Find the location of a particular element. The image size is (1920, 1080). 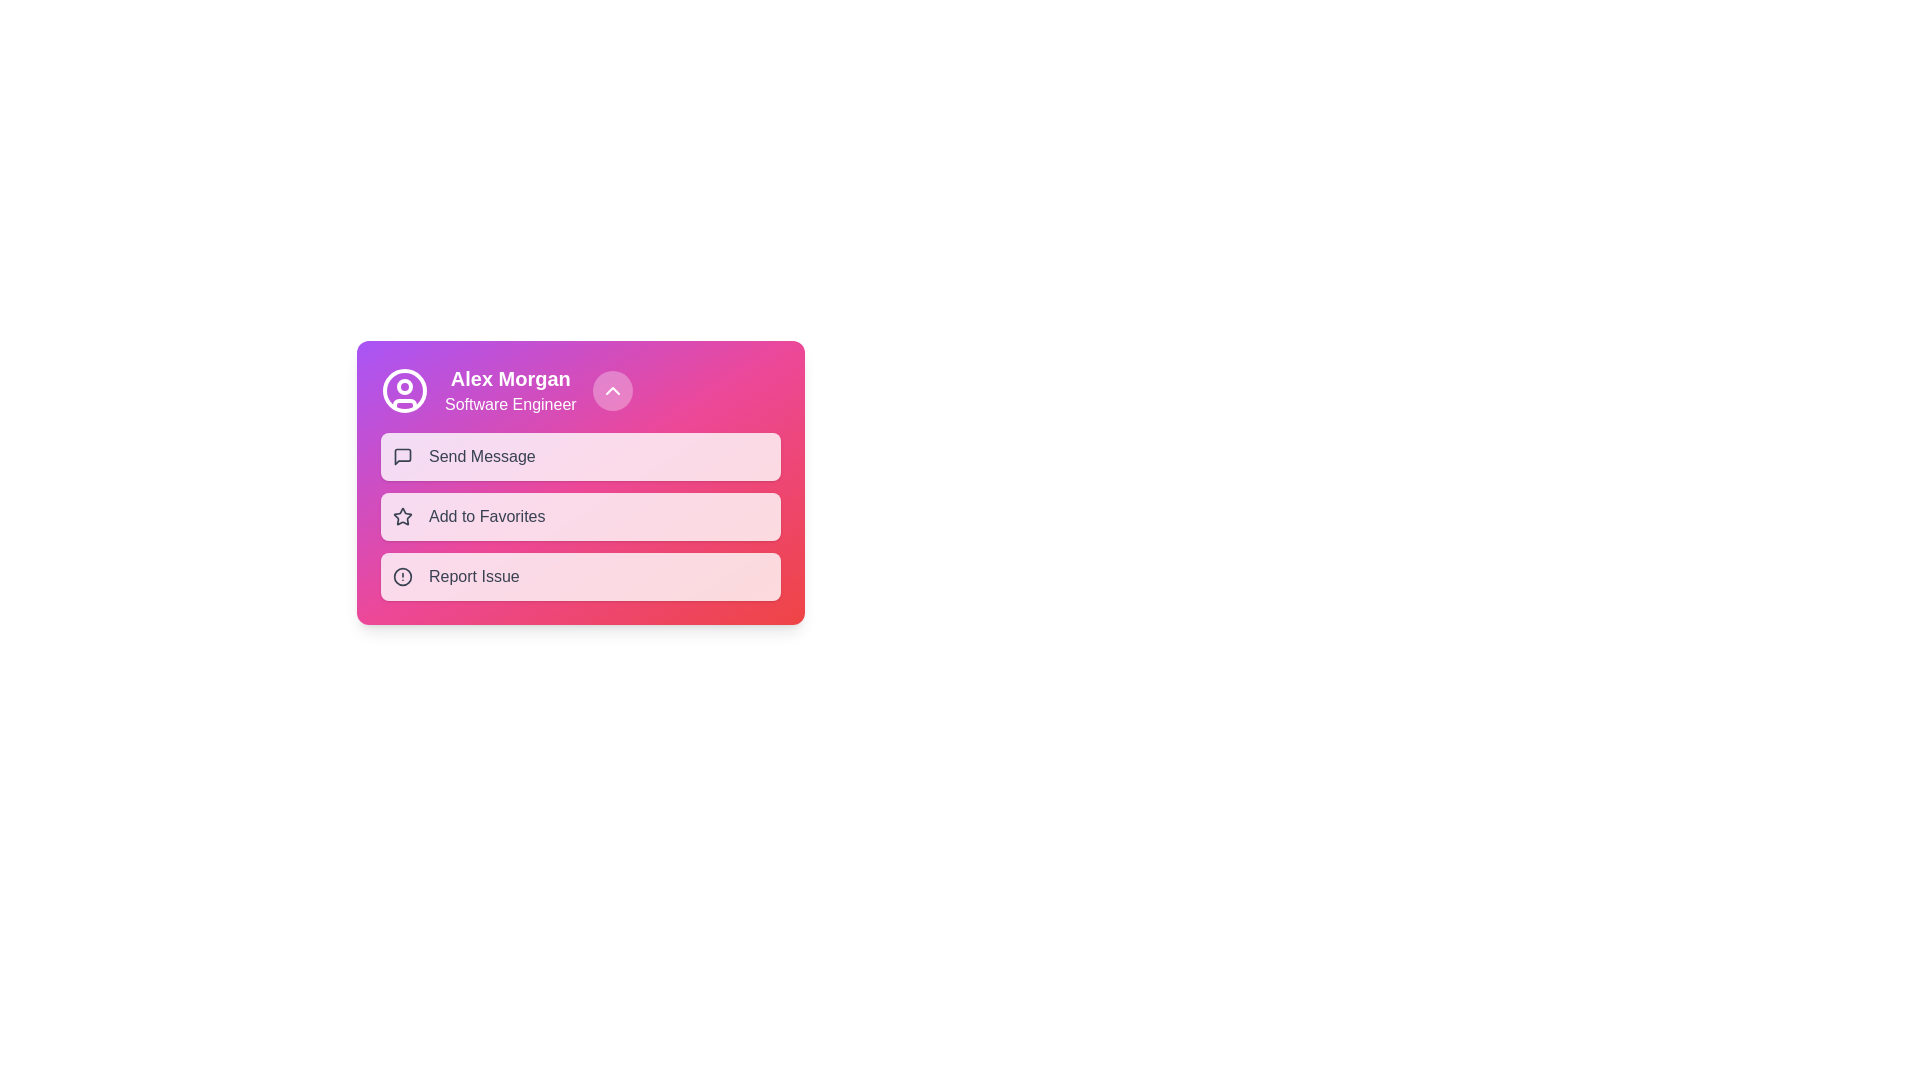

the user profile icon located at the top-left corner of the user details card, which precedes the text 'Alex Morgan' and 'Software Engineer' is located at coordinates (403, 390).